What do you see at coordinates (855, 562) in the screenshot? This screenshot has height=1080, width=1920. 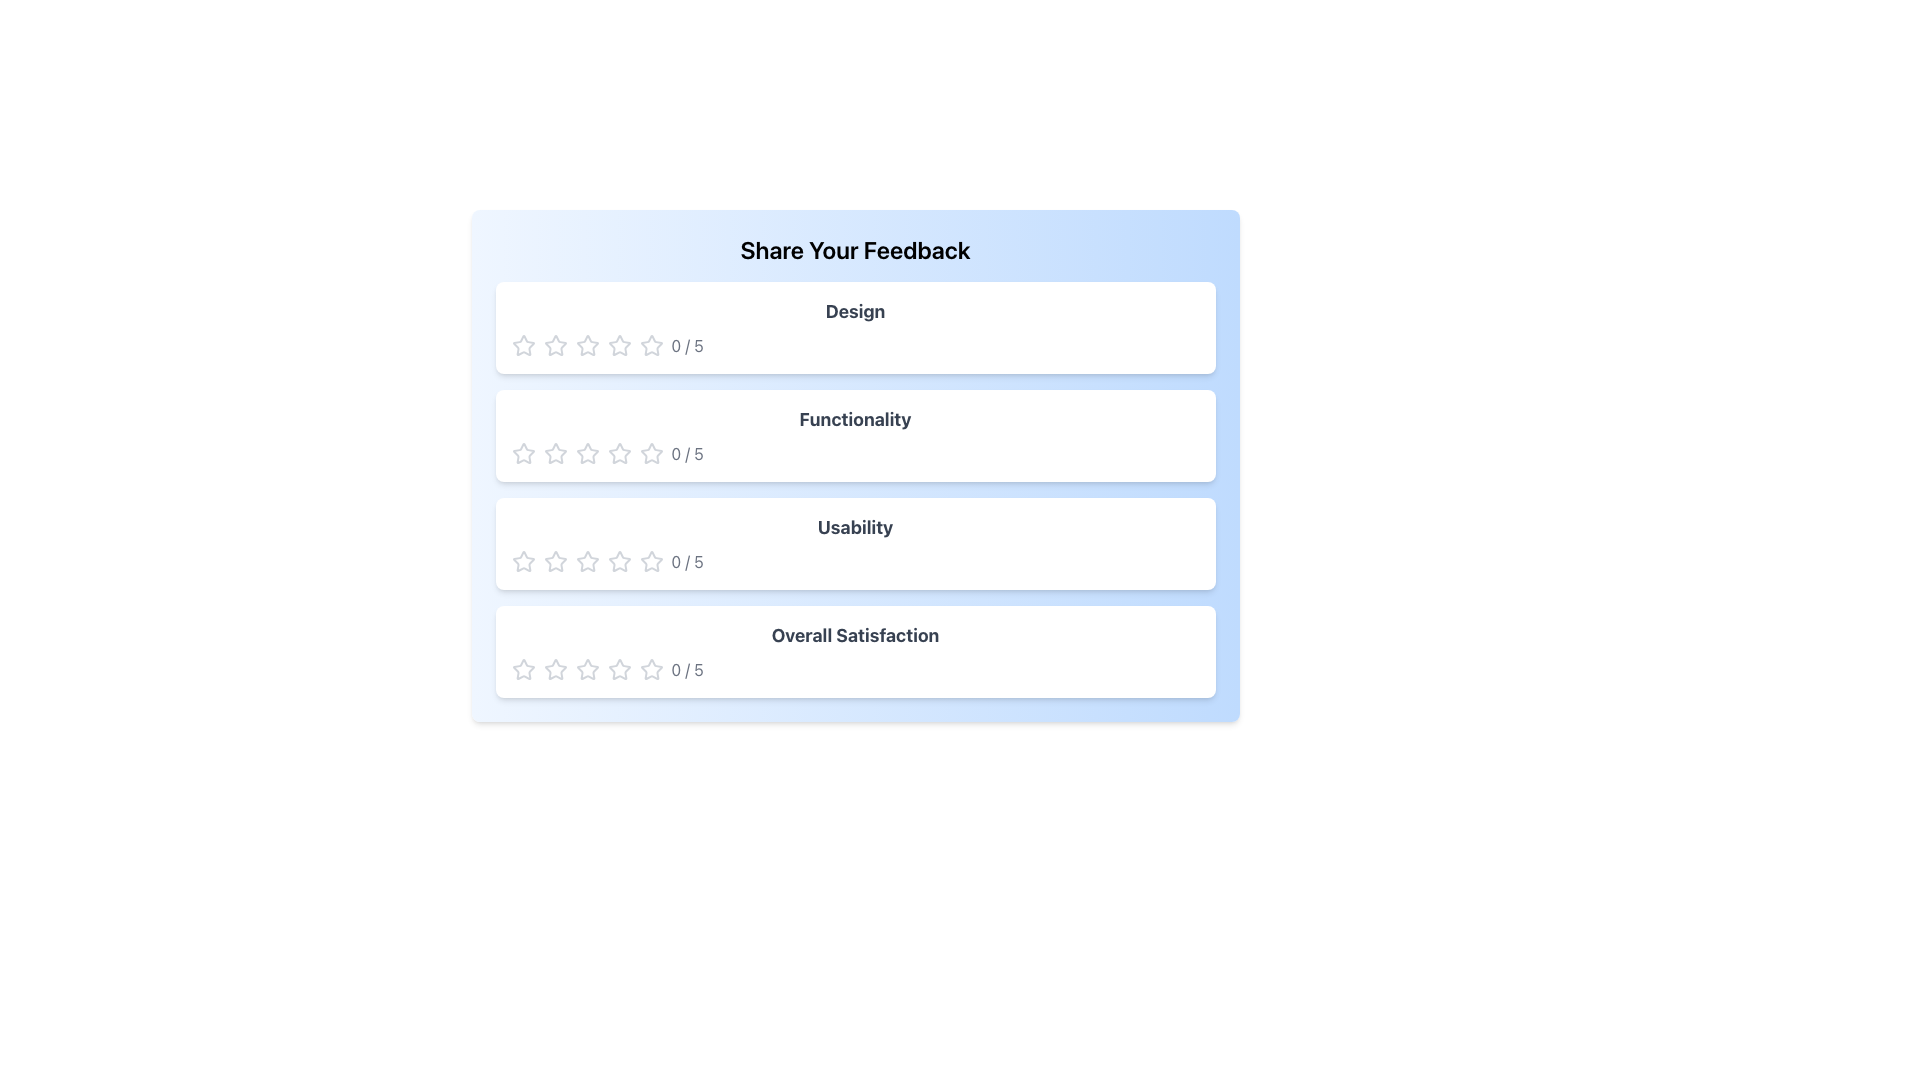 I see `the star in the Usability rating control` at bounding box center [855, 562].